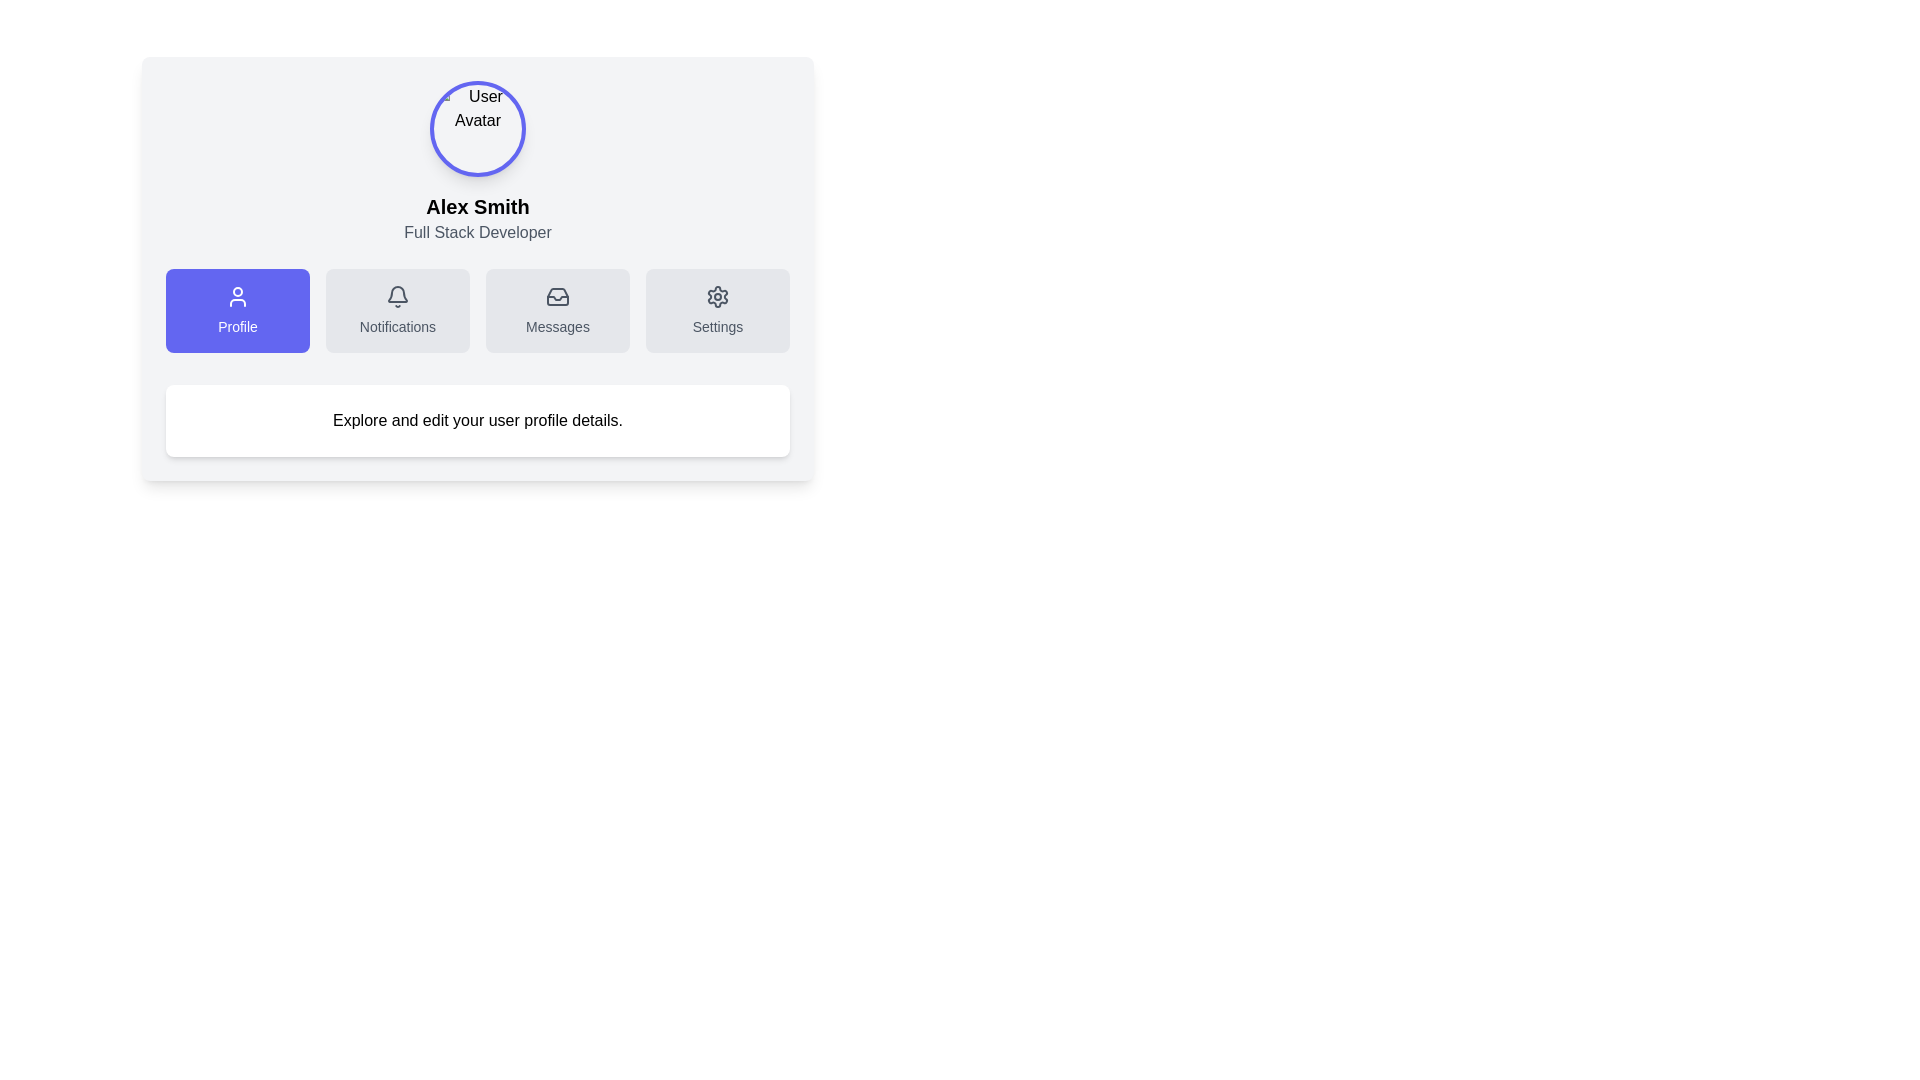  Describe the element at coordinates (718, 311) in the screenshot. I see `the fourth button in a row of four panels` at that location.